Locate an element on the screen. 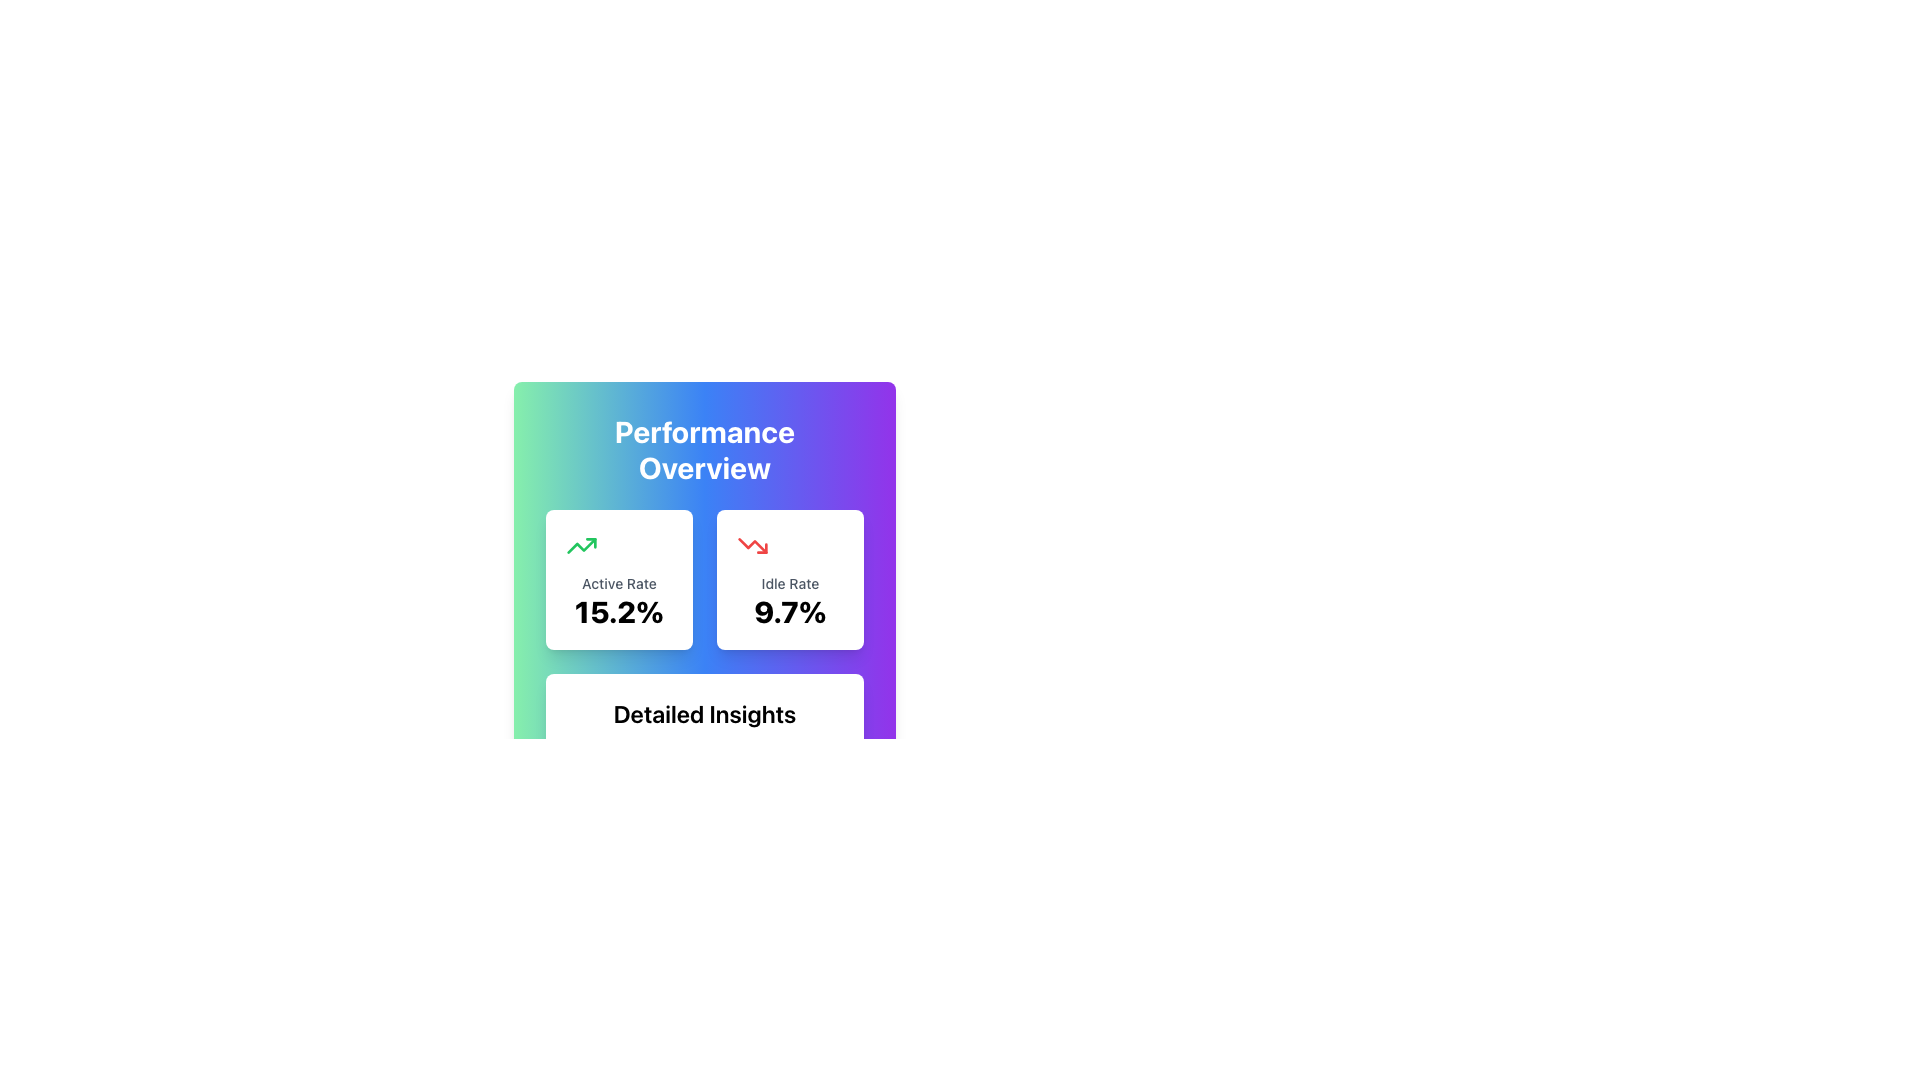  the static text element displaying the active rate percentage, which is positioned beneath the 'Active Rate' label and to the right of an upward trending icon is located at coordinates (618, 611).